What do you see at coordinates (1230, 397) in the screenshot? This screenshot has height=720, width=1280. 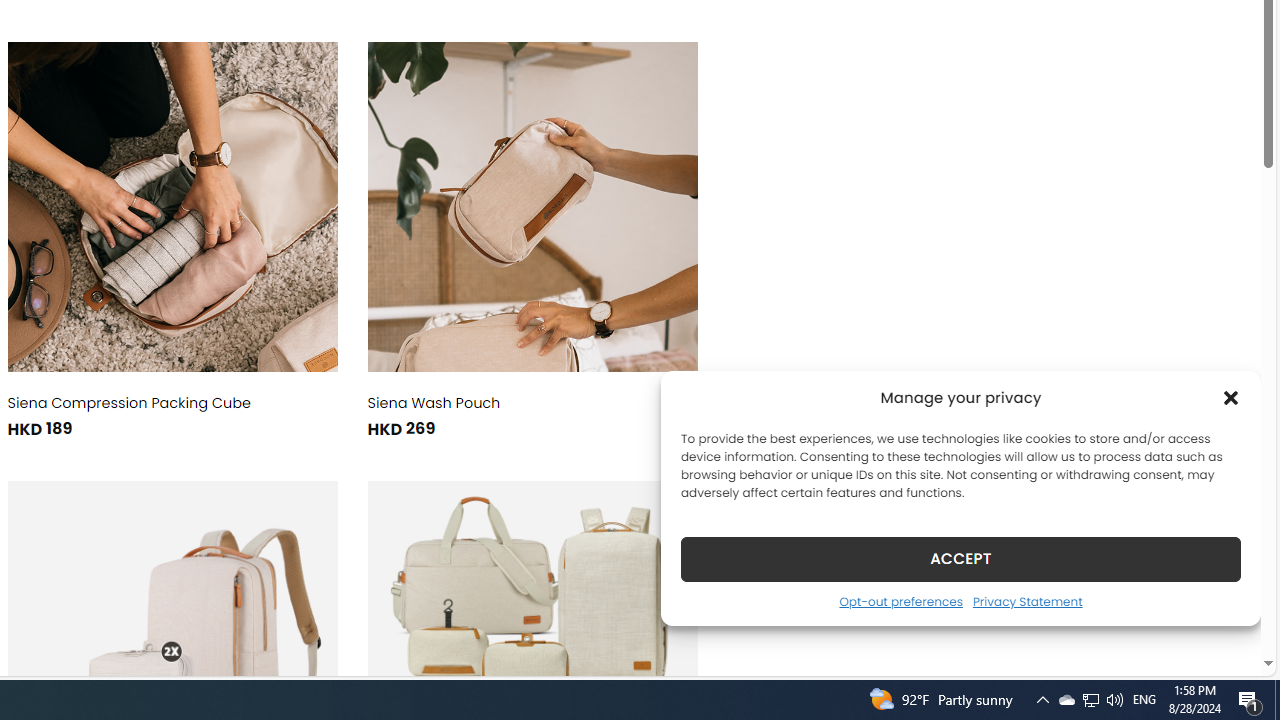 I see `'Class: cmplz-close'` at bounding box center [1230, 397].